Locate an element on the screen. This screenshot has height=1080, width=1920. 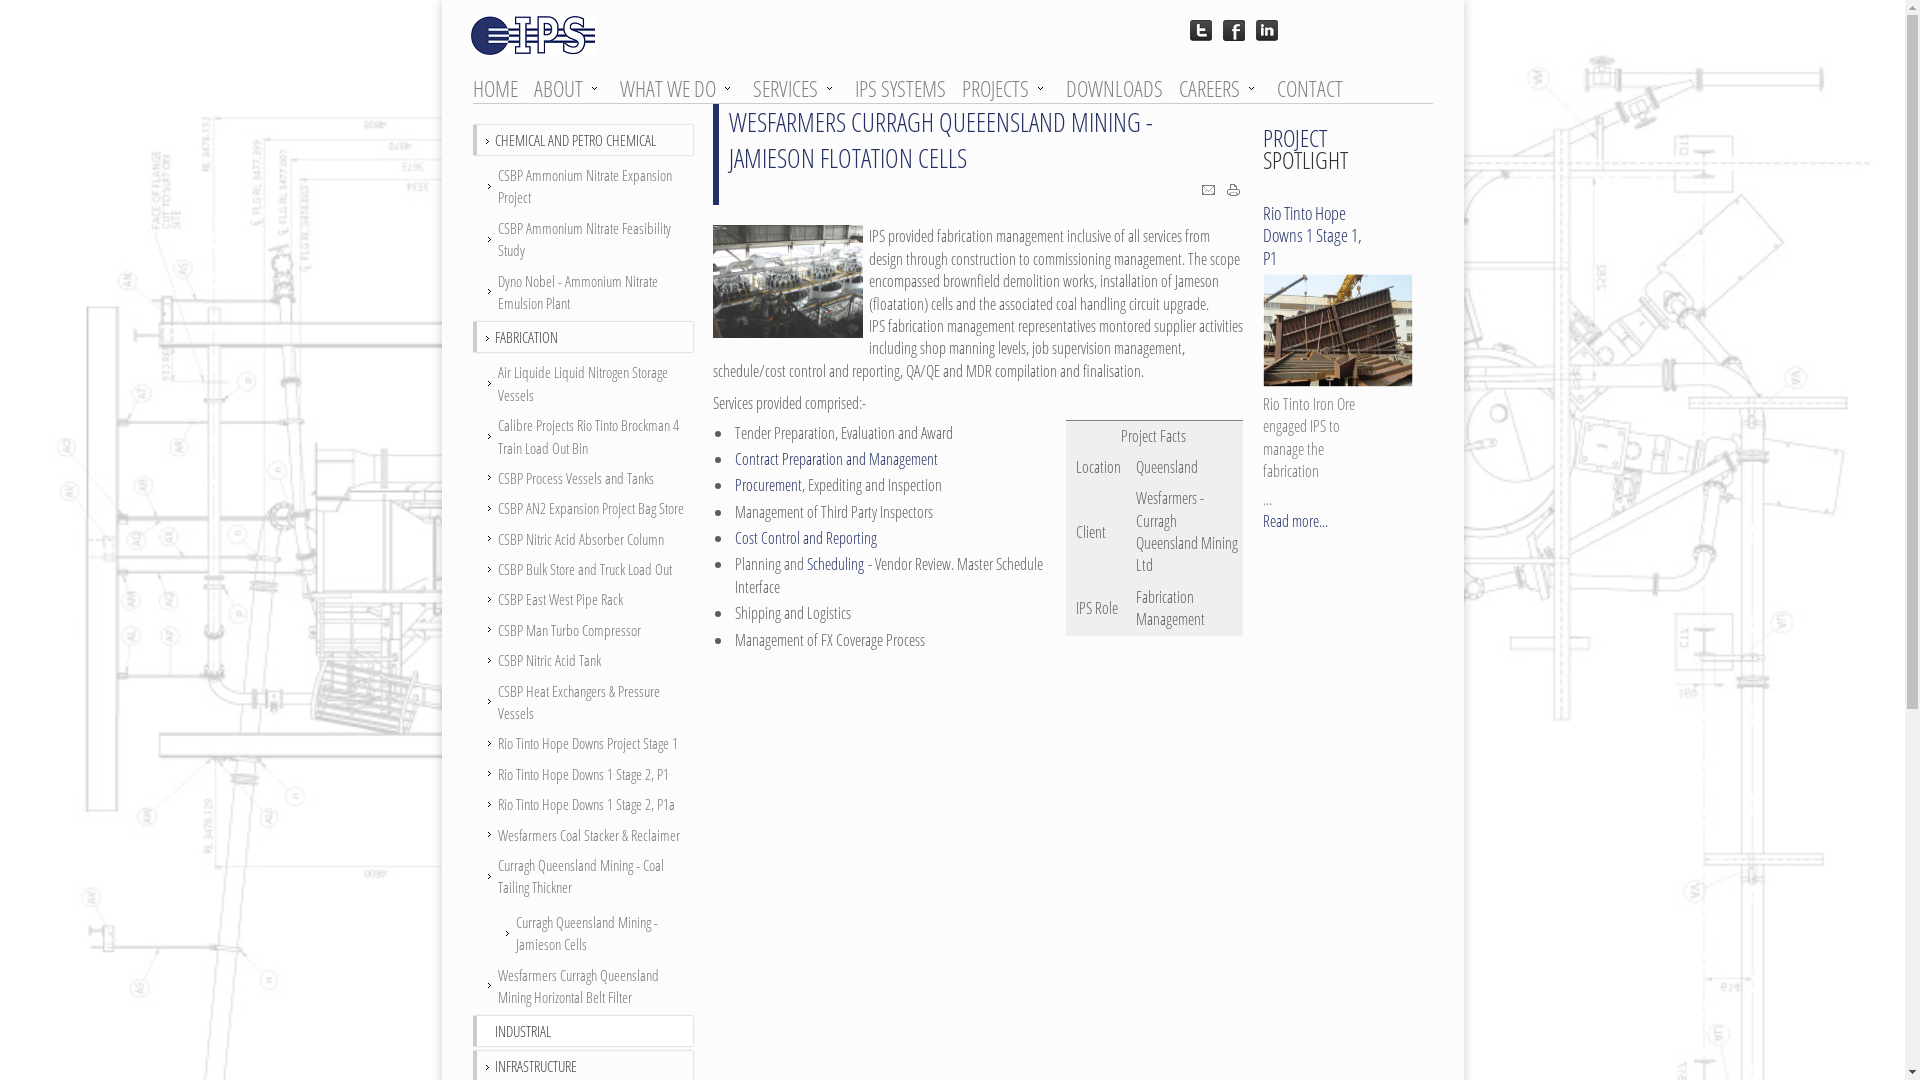
'Contract Preparation and Management' is located at coordinates (835, 459).